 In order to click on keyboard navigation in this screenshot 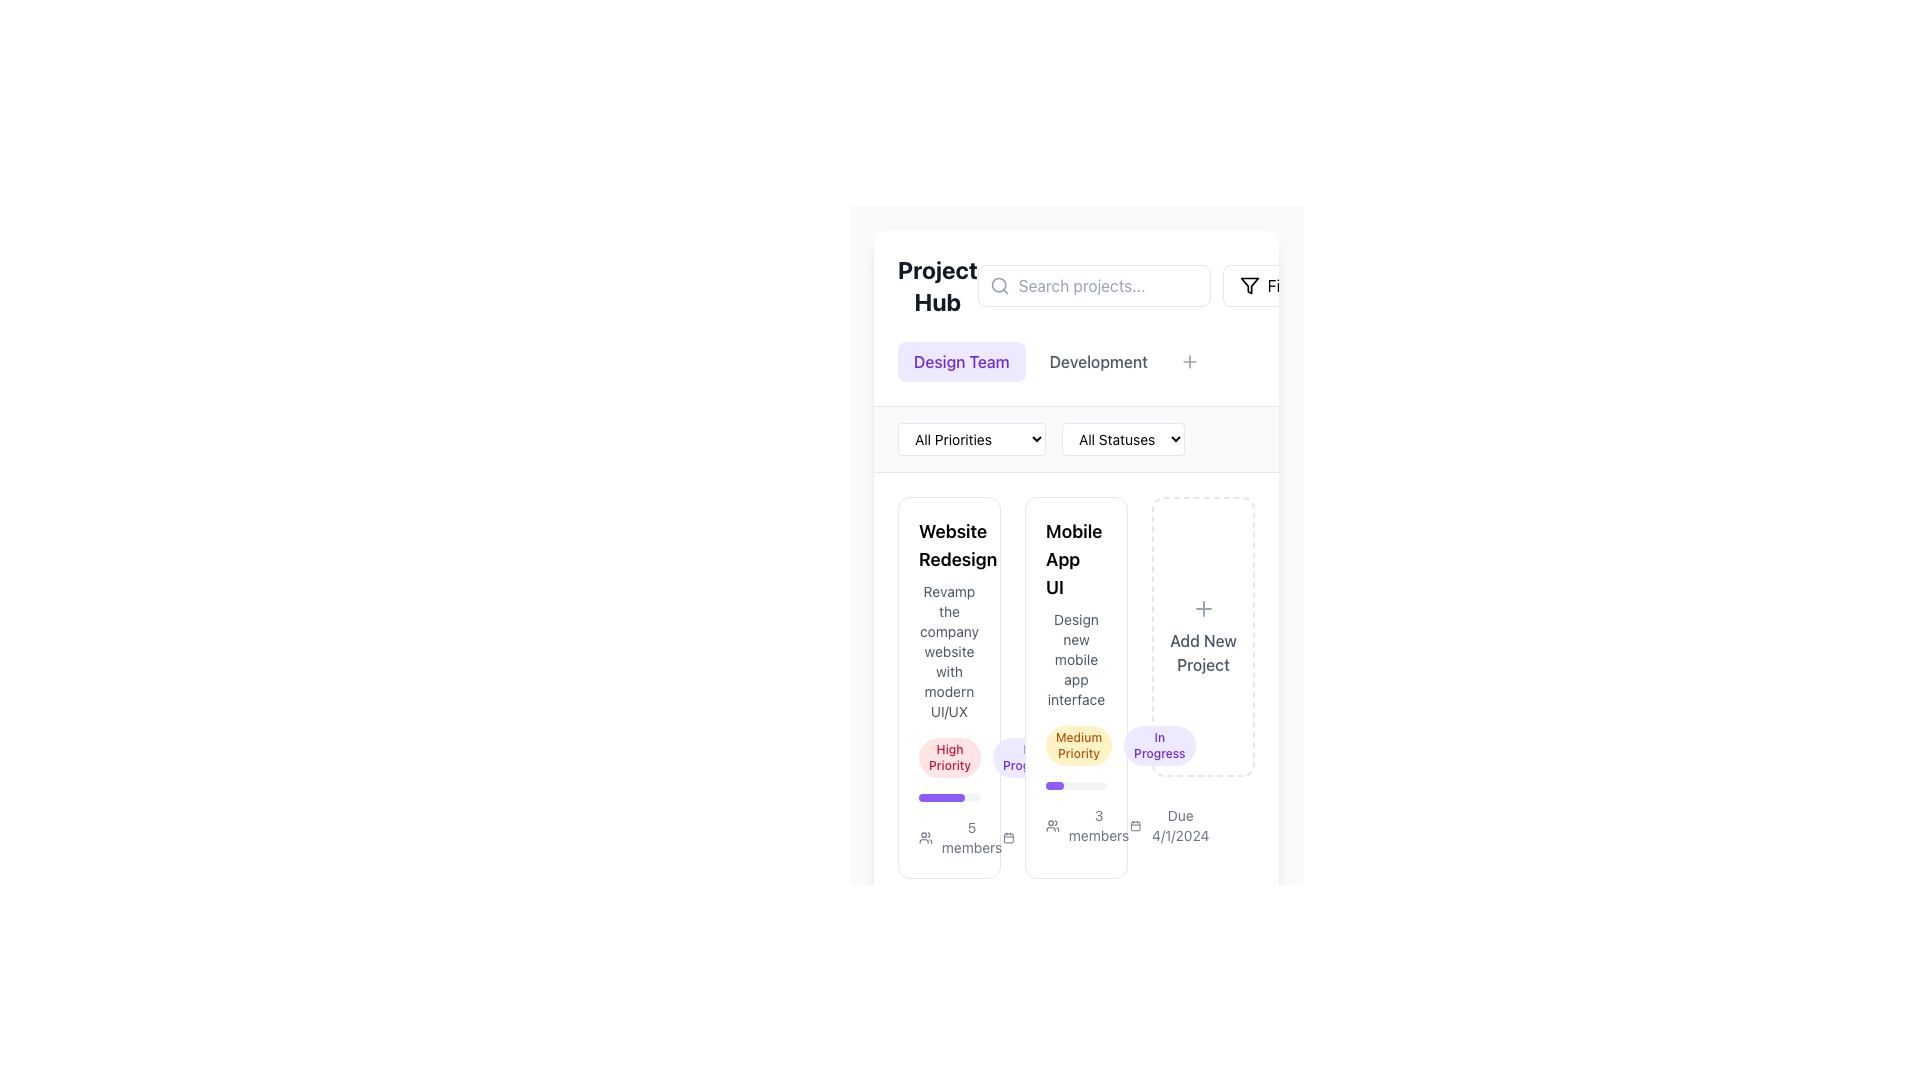, I will do `click(1097, 362)`.